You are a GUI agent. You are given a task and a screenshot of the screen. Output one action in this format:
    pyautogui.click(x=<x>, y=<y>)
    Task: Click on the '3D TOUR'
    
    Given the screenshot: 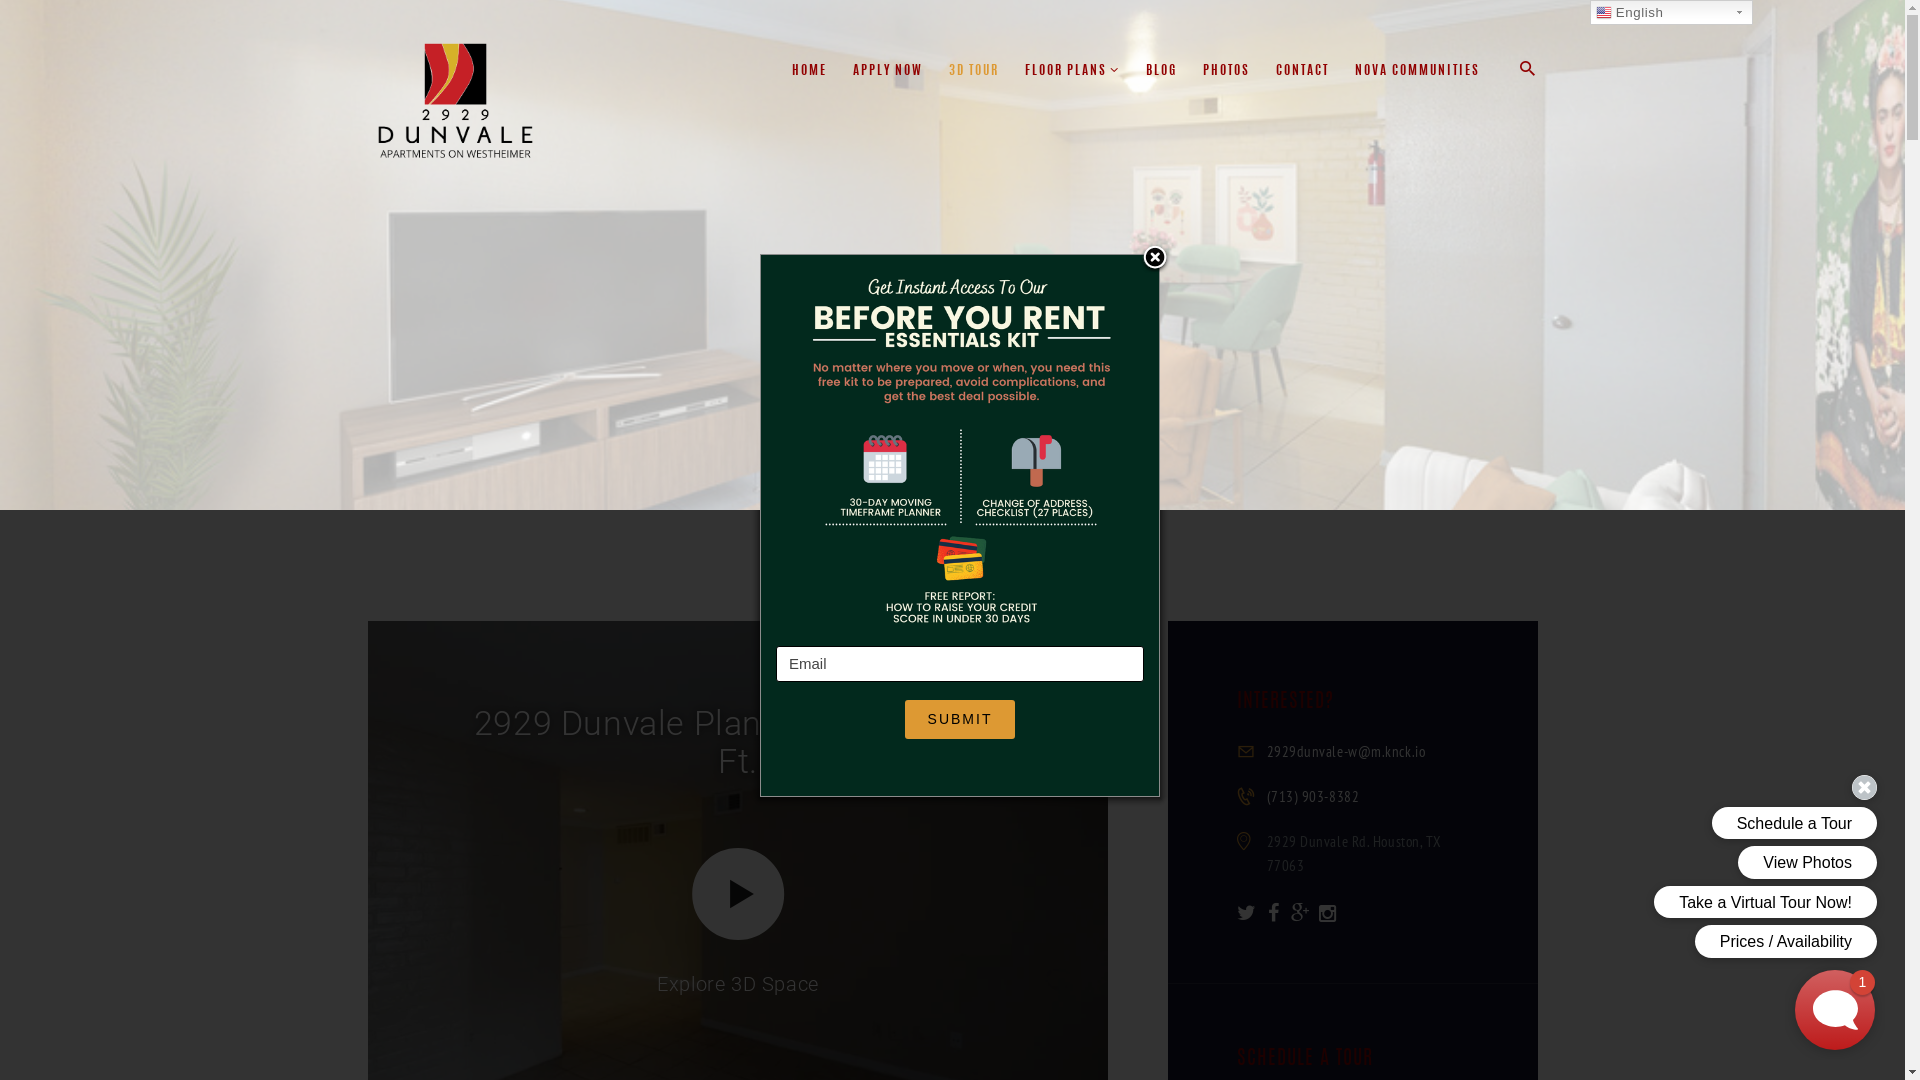 What is the action you would take?
    pyautogui.click(x=935, y=71)
    